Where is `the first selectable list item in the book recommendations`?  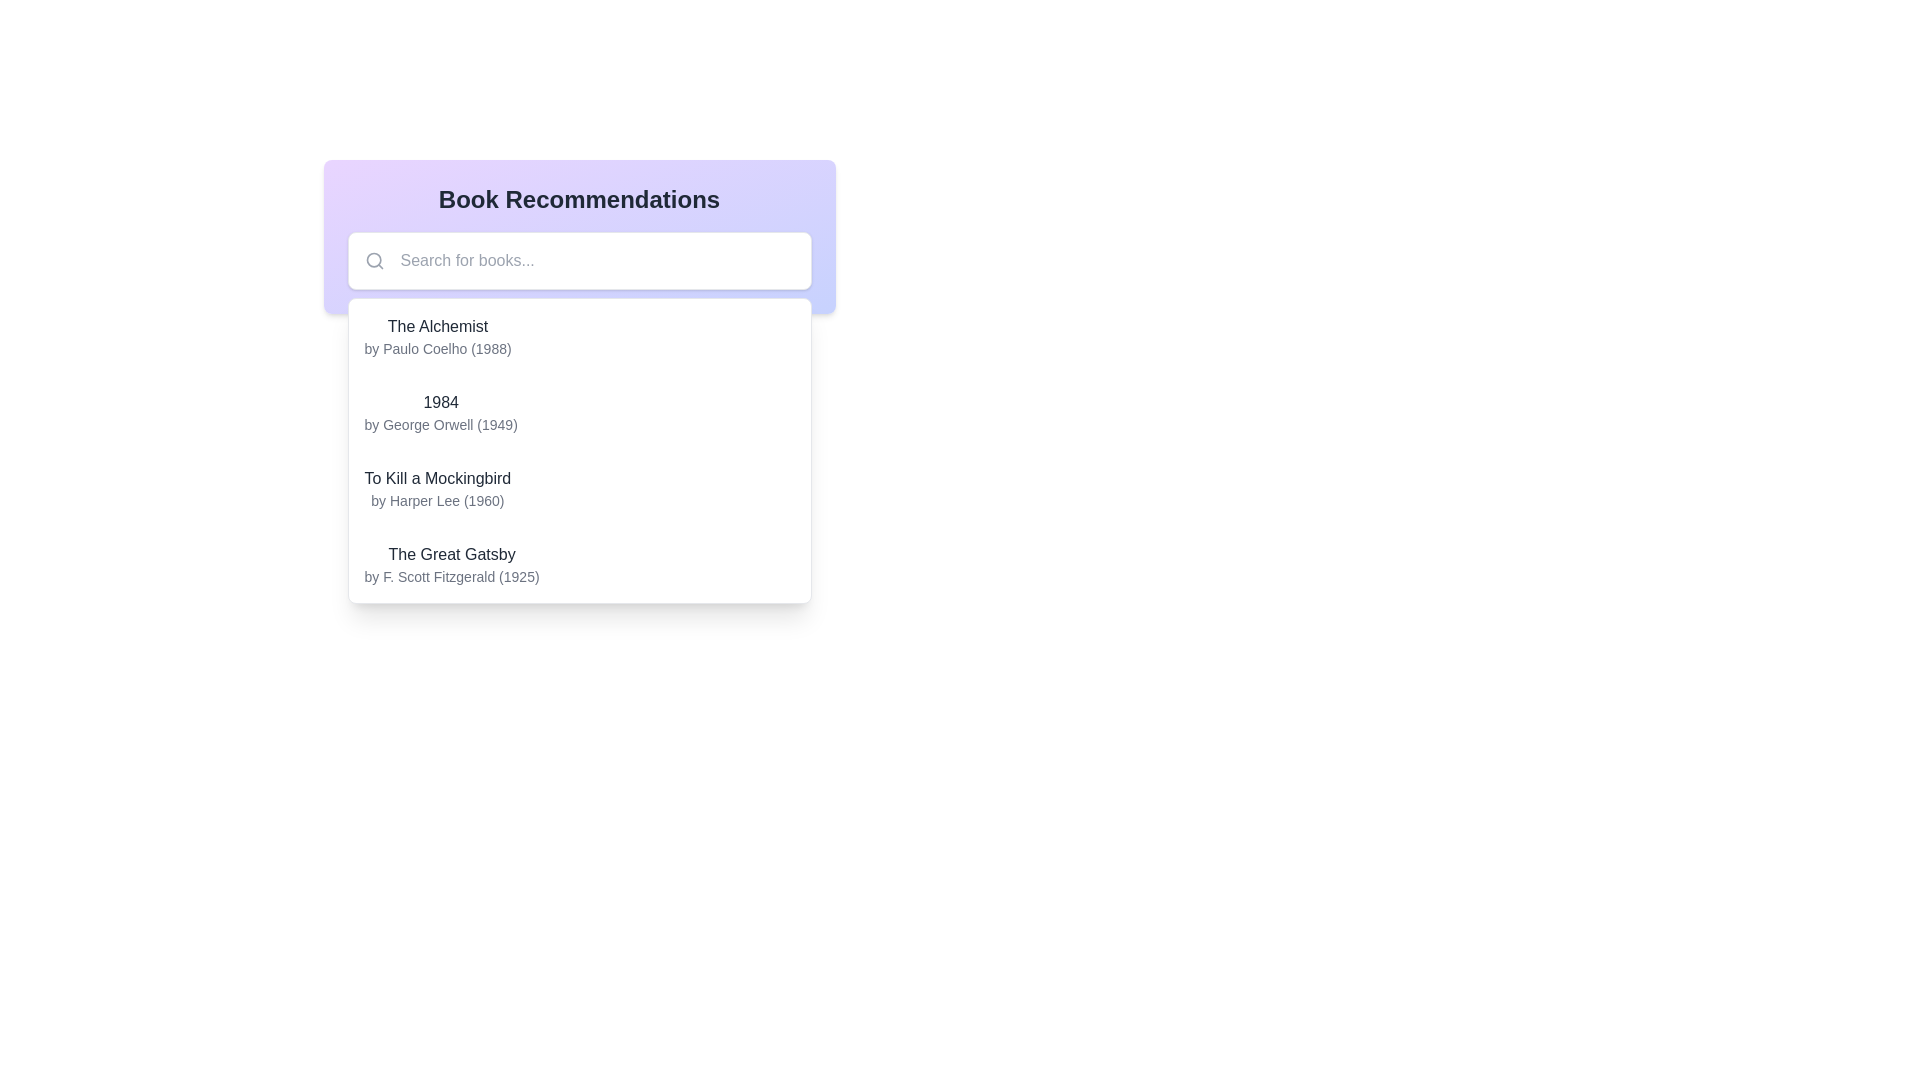
the first selectable list item in the book recommendations is located at coordinates (578, 335).